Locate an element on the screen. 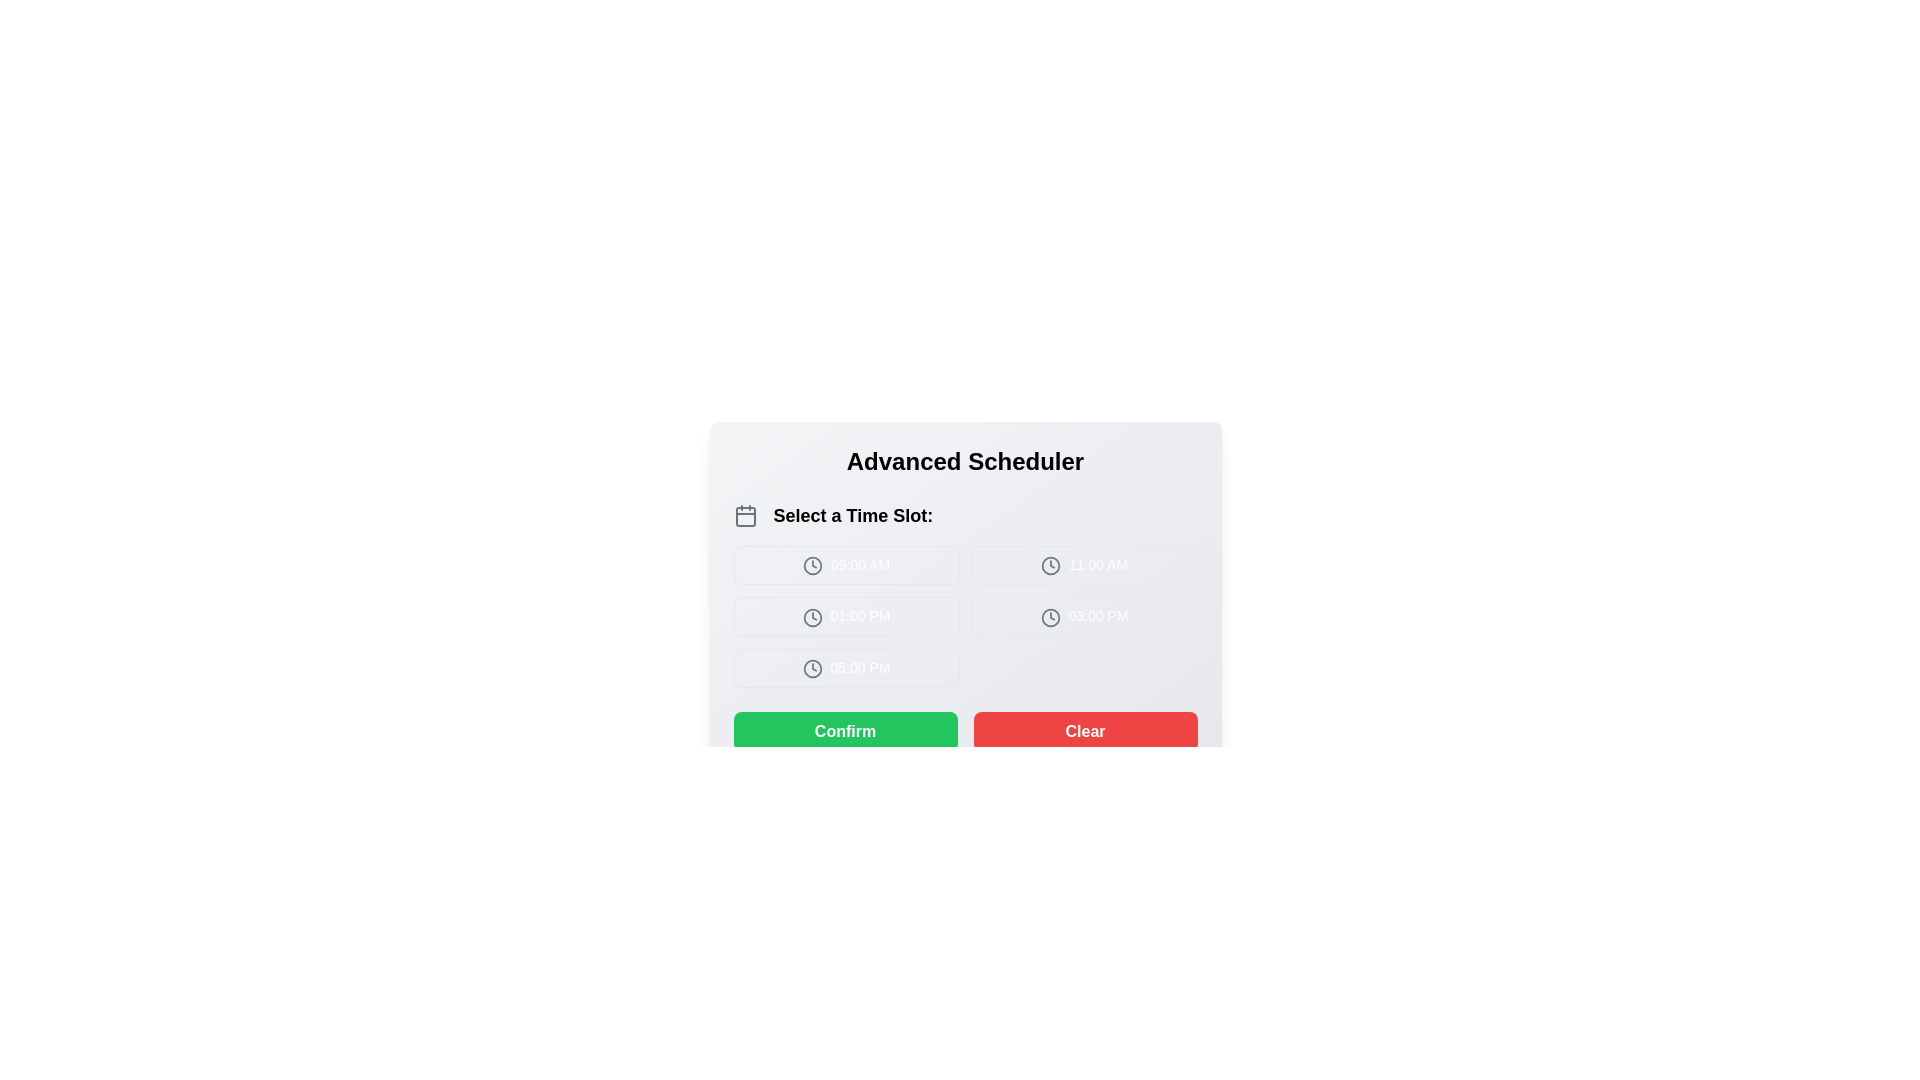  the circular icon representing part of a clock design, located to the left of the text '09:00 AM' in the first row of the time slots section is located at coordinates (812, 566).